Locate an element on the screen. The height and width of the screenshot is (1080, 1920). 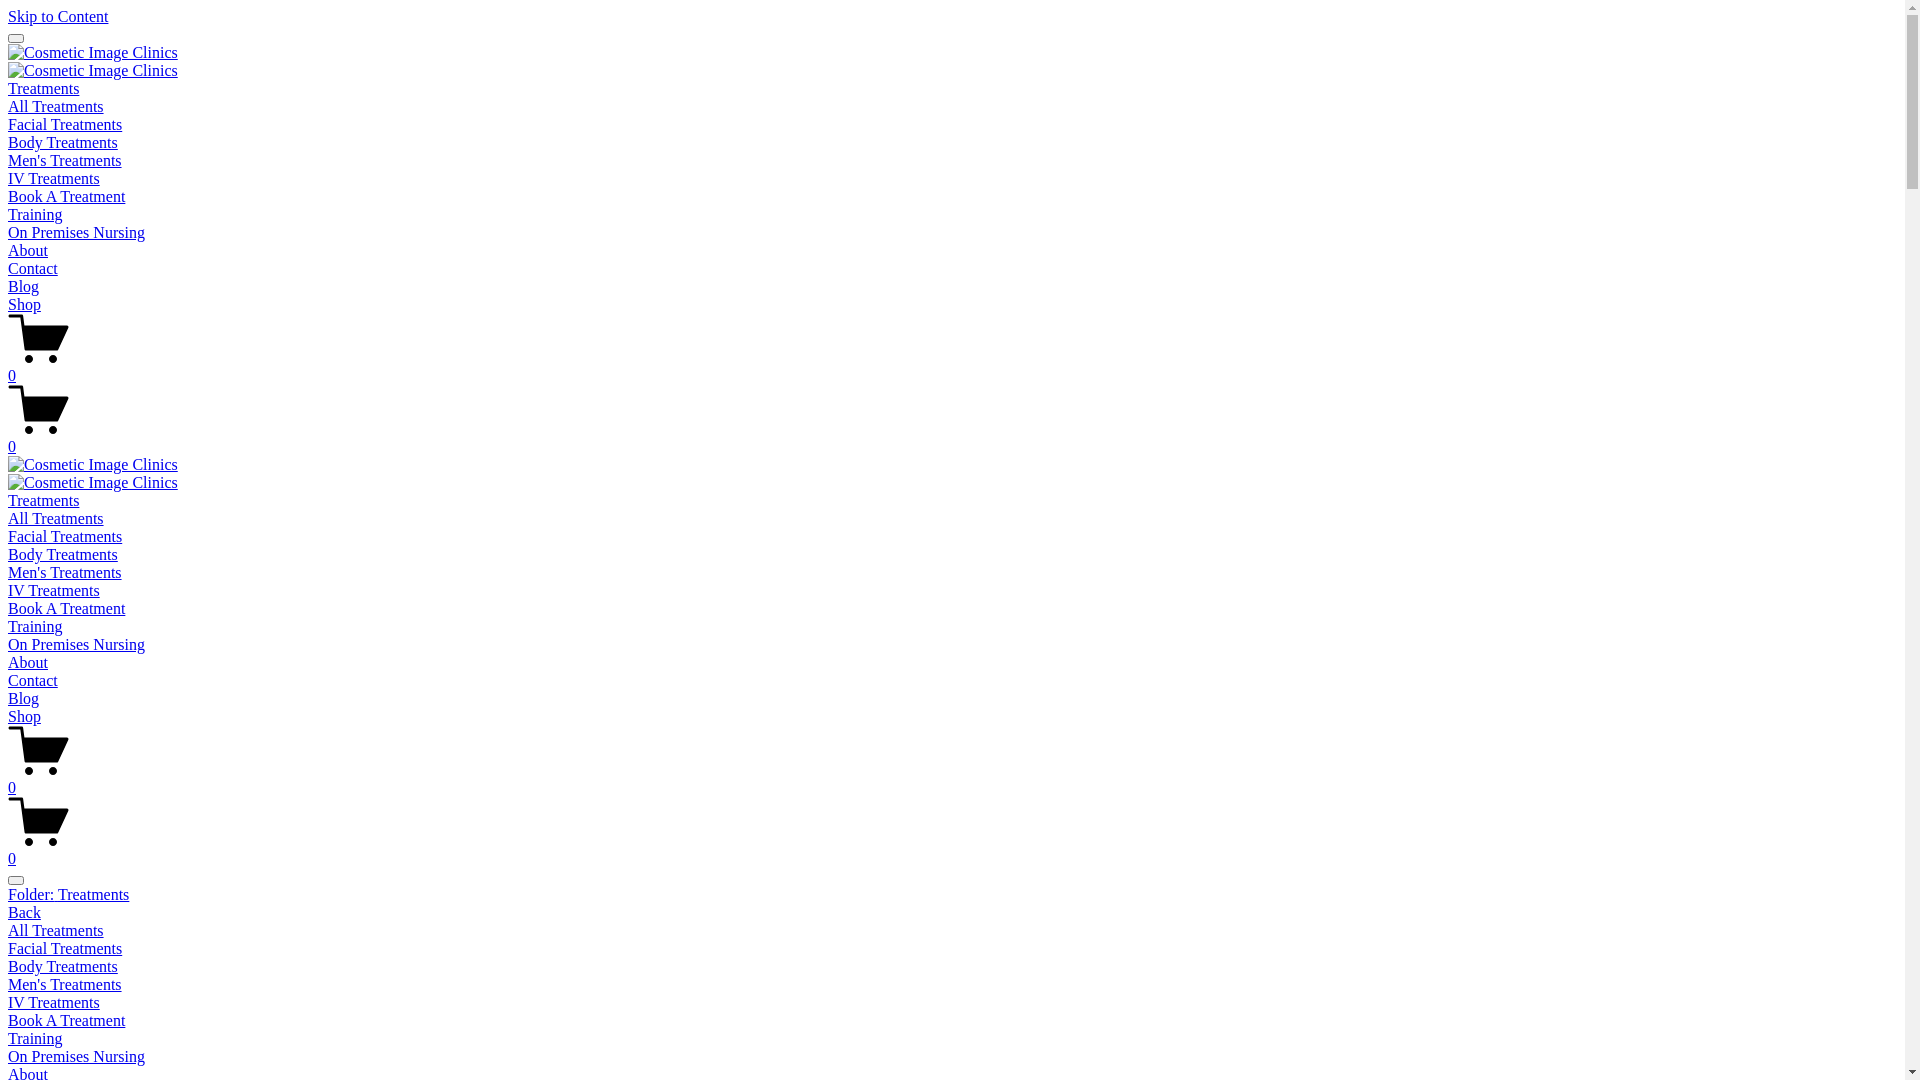
'Back' is located at coordinates (8, 912).